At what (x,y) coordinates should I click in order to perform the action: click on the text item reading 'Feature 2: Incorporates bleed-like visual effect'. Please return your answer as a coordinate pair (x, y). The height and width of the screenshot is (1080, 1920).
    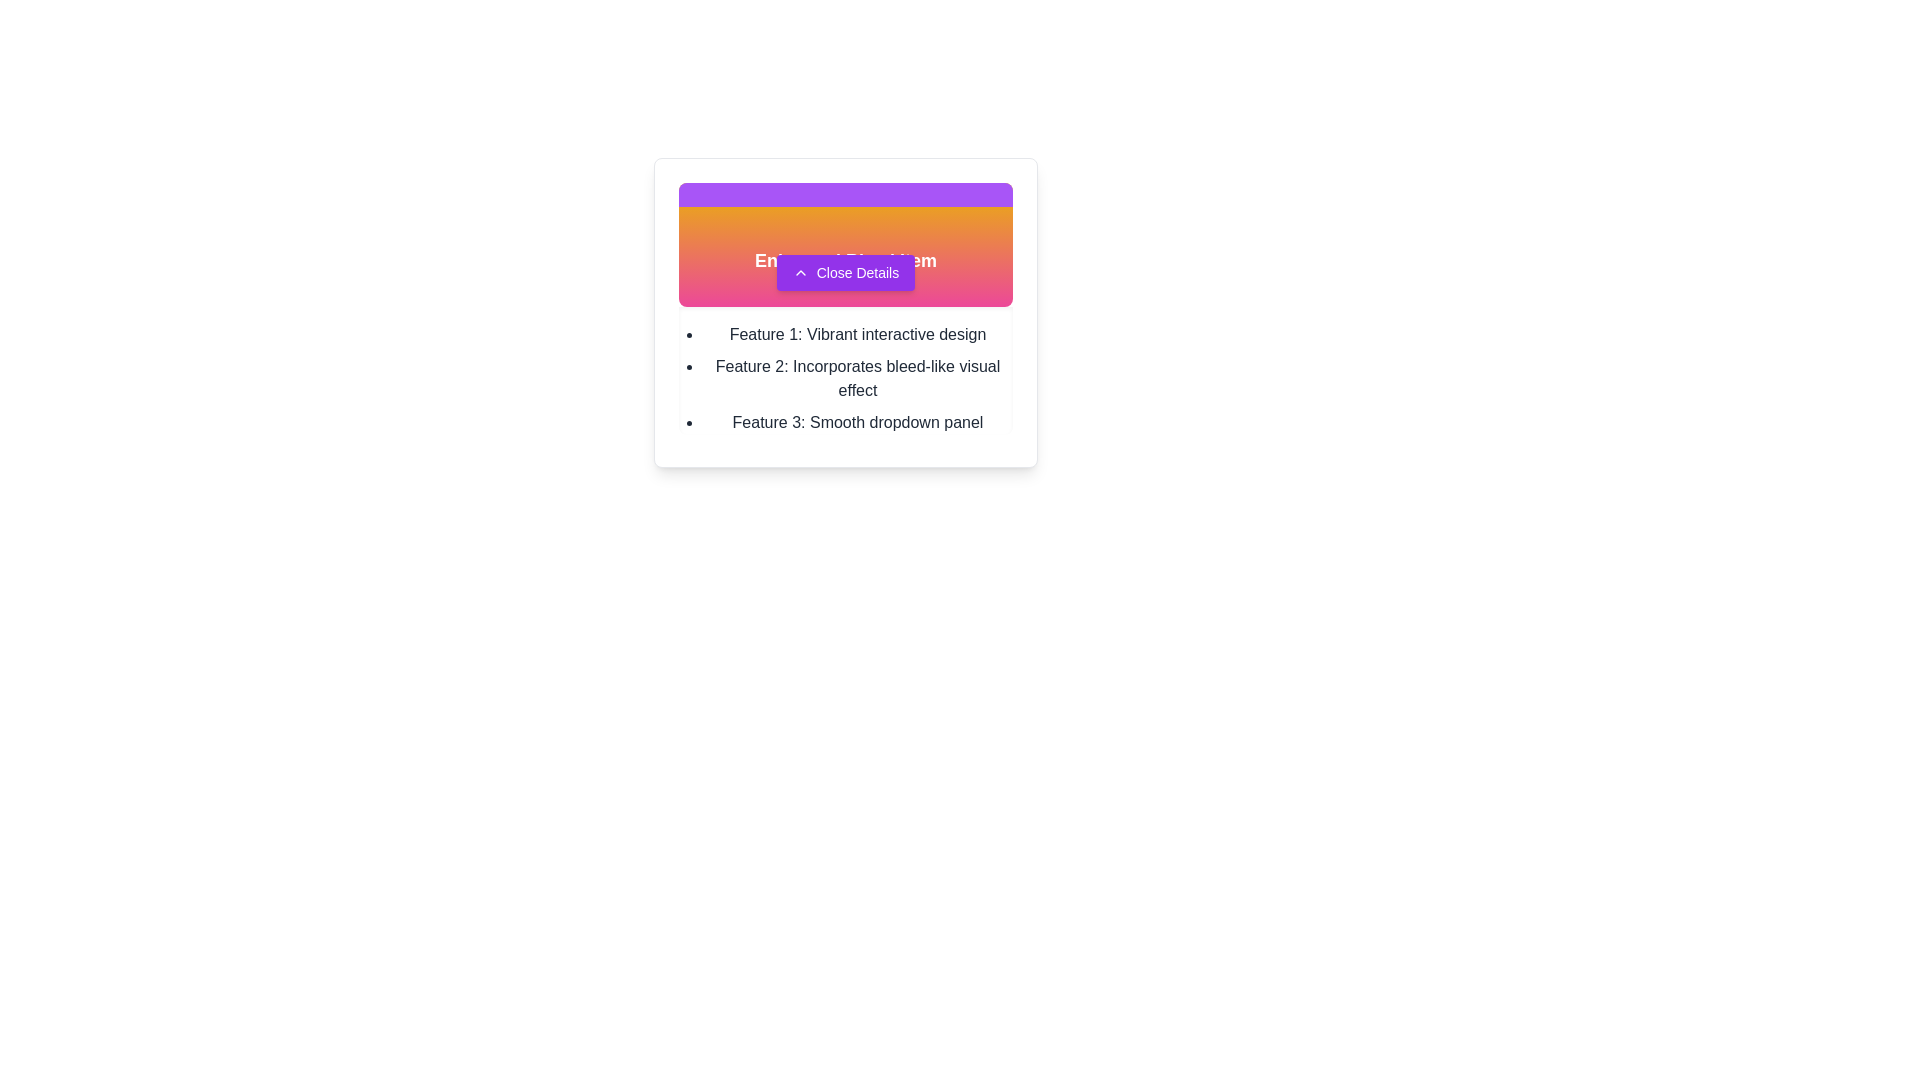
    Looking at the image, I should click on (858, 378).